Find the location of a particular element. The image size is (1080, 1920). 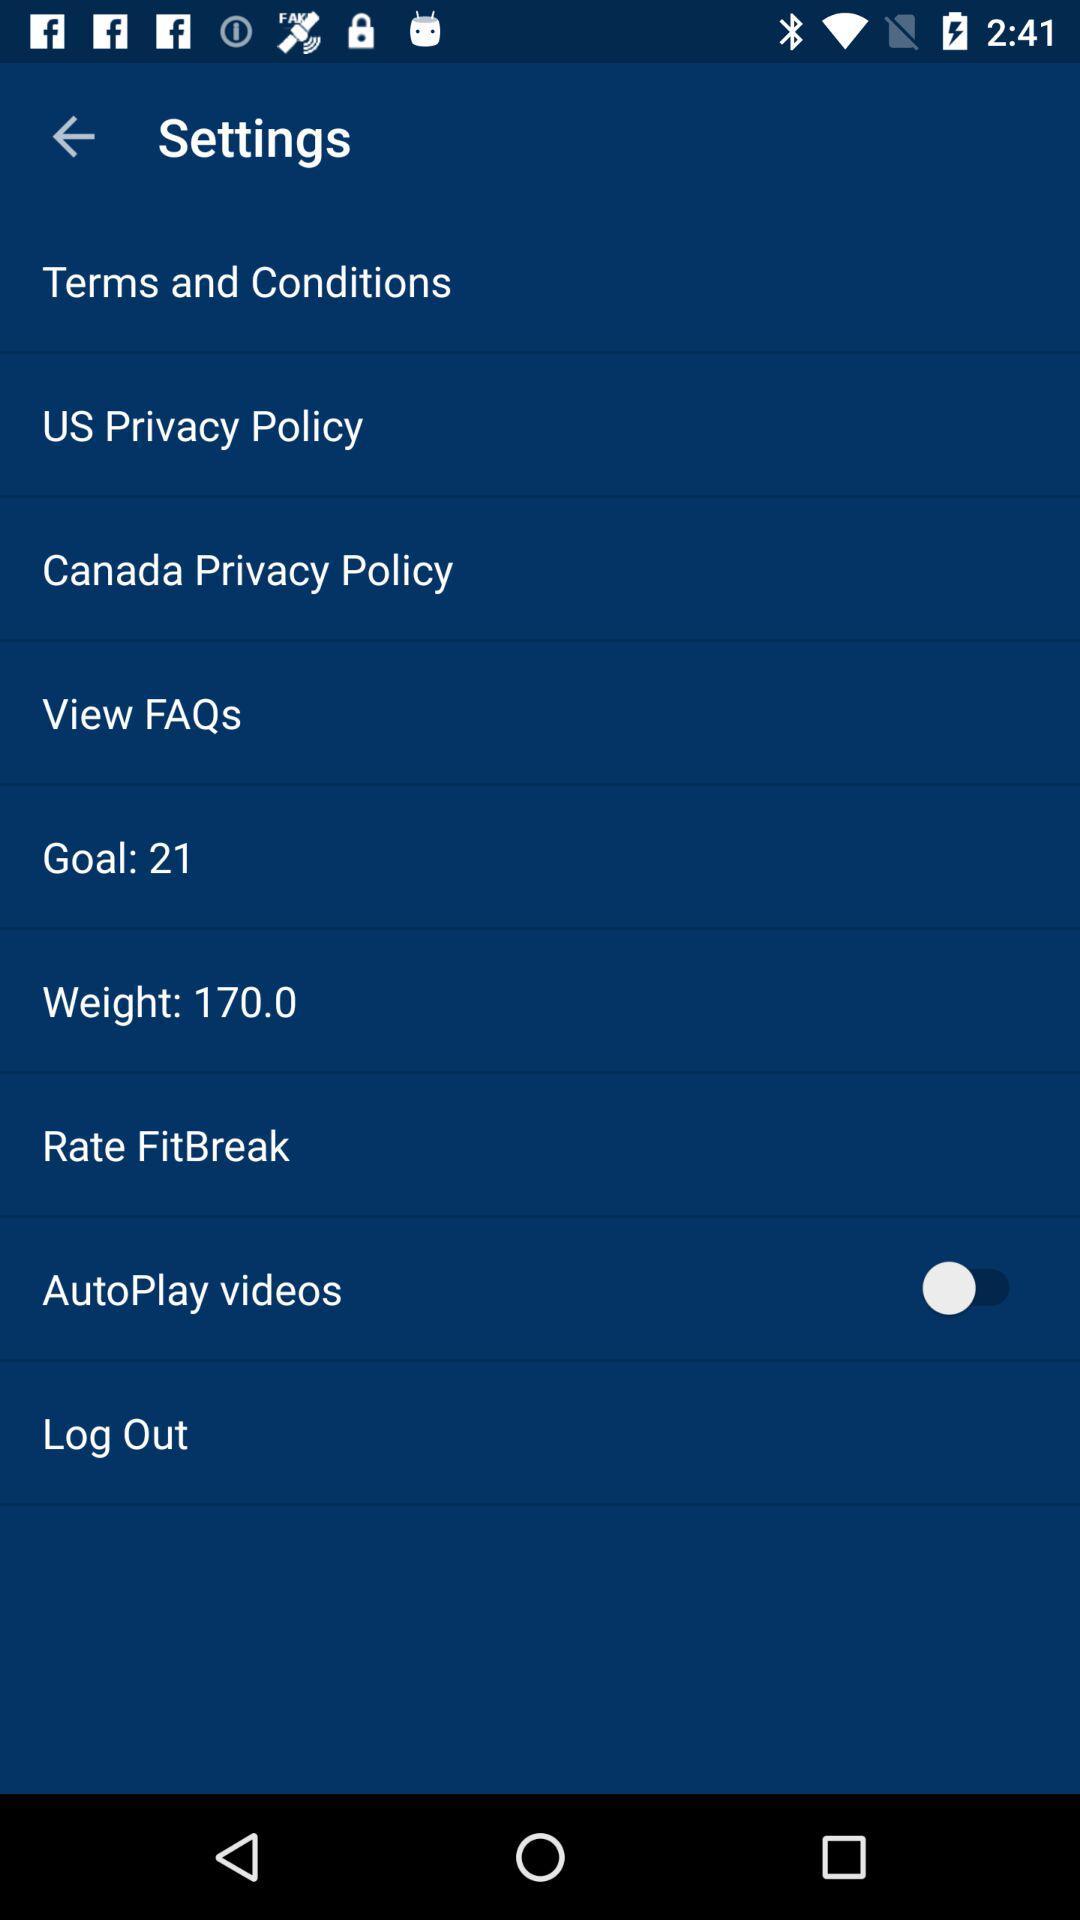

the icon below weight: 170.0 icon is located at coordinates (164, 1144).